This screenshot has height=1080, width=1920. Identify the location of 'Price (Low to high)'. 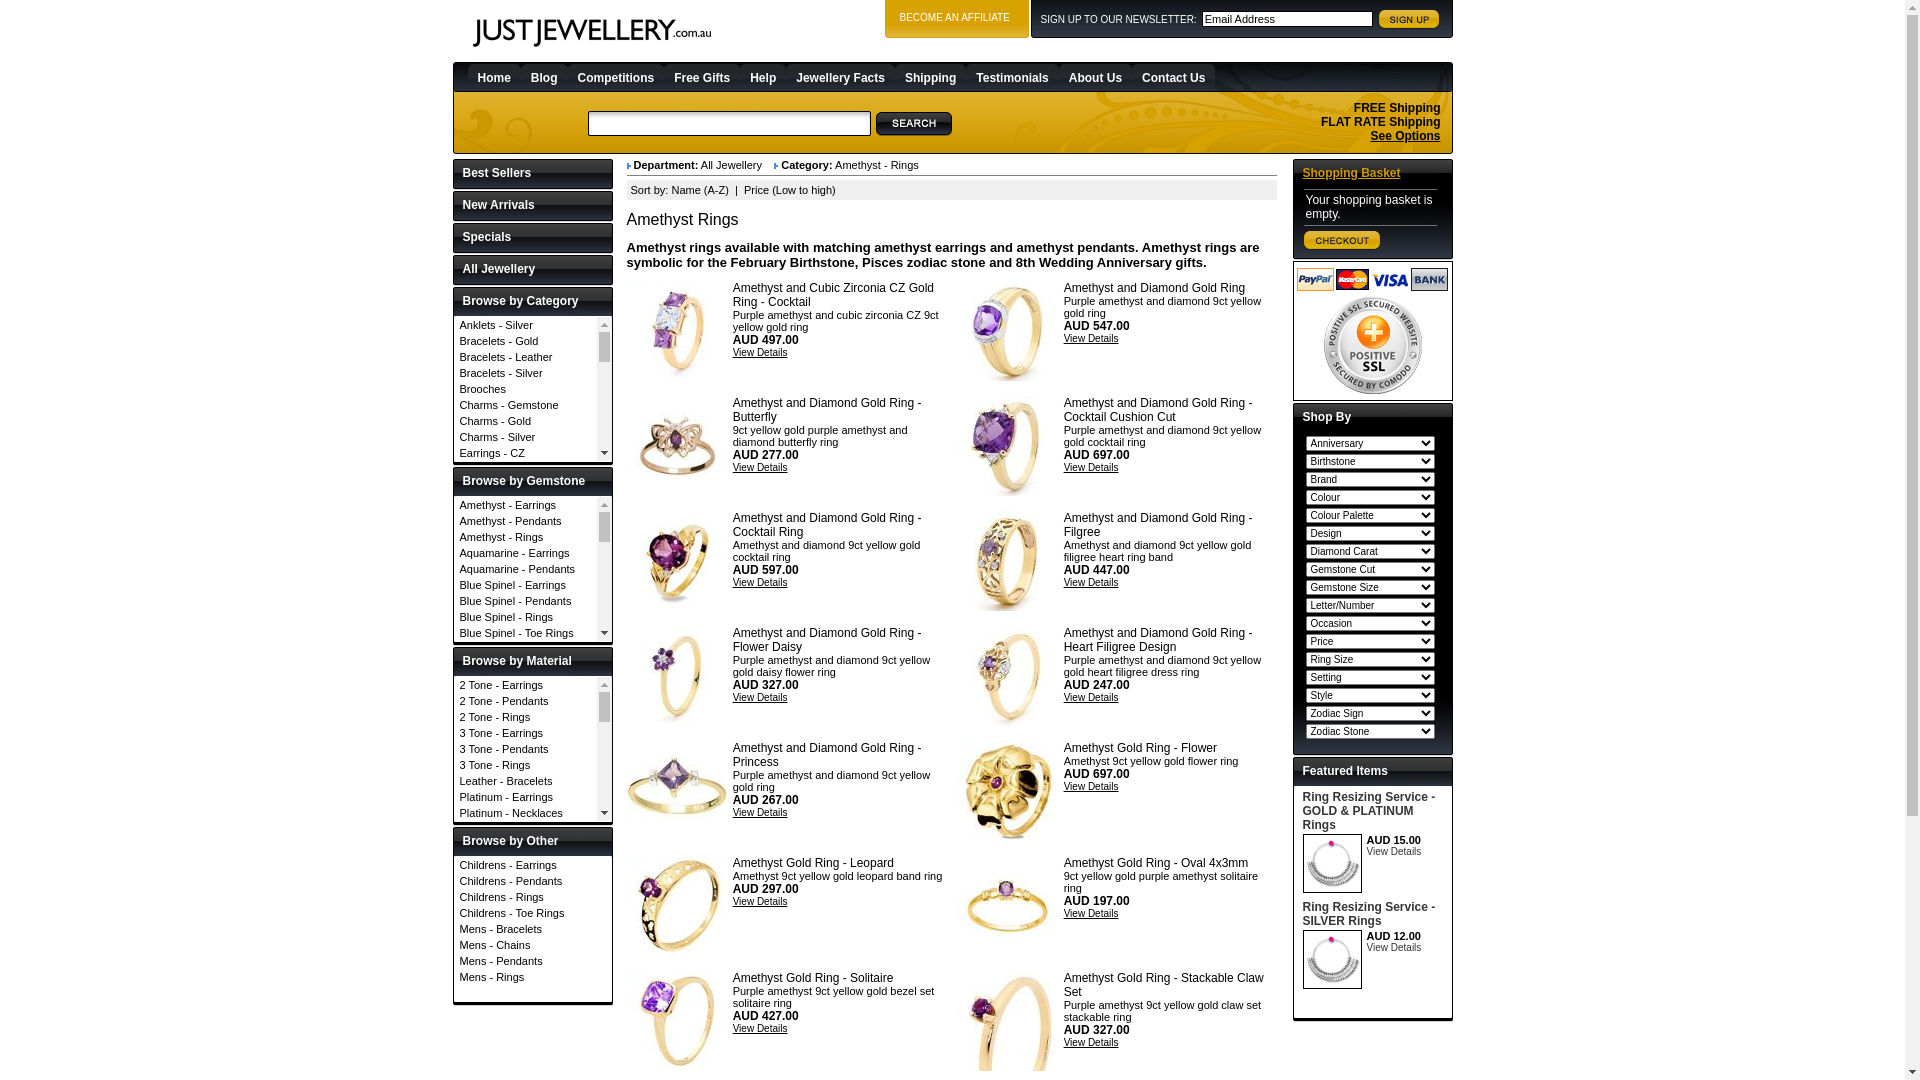
(743, 189).